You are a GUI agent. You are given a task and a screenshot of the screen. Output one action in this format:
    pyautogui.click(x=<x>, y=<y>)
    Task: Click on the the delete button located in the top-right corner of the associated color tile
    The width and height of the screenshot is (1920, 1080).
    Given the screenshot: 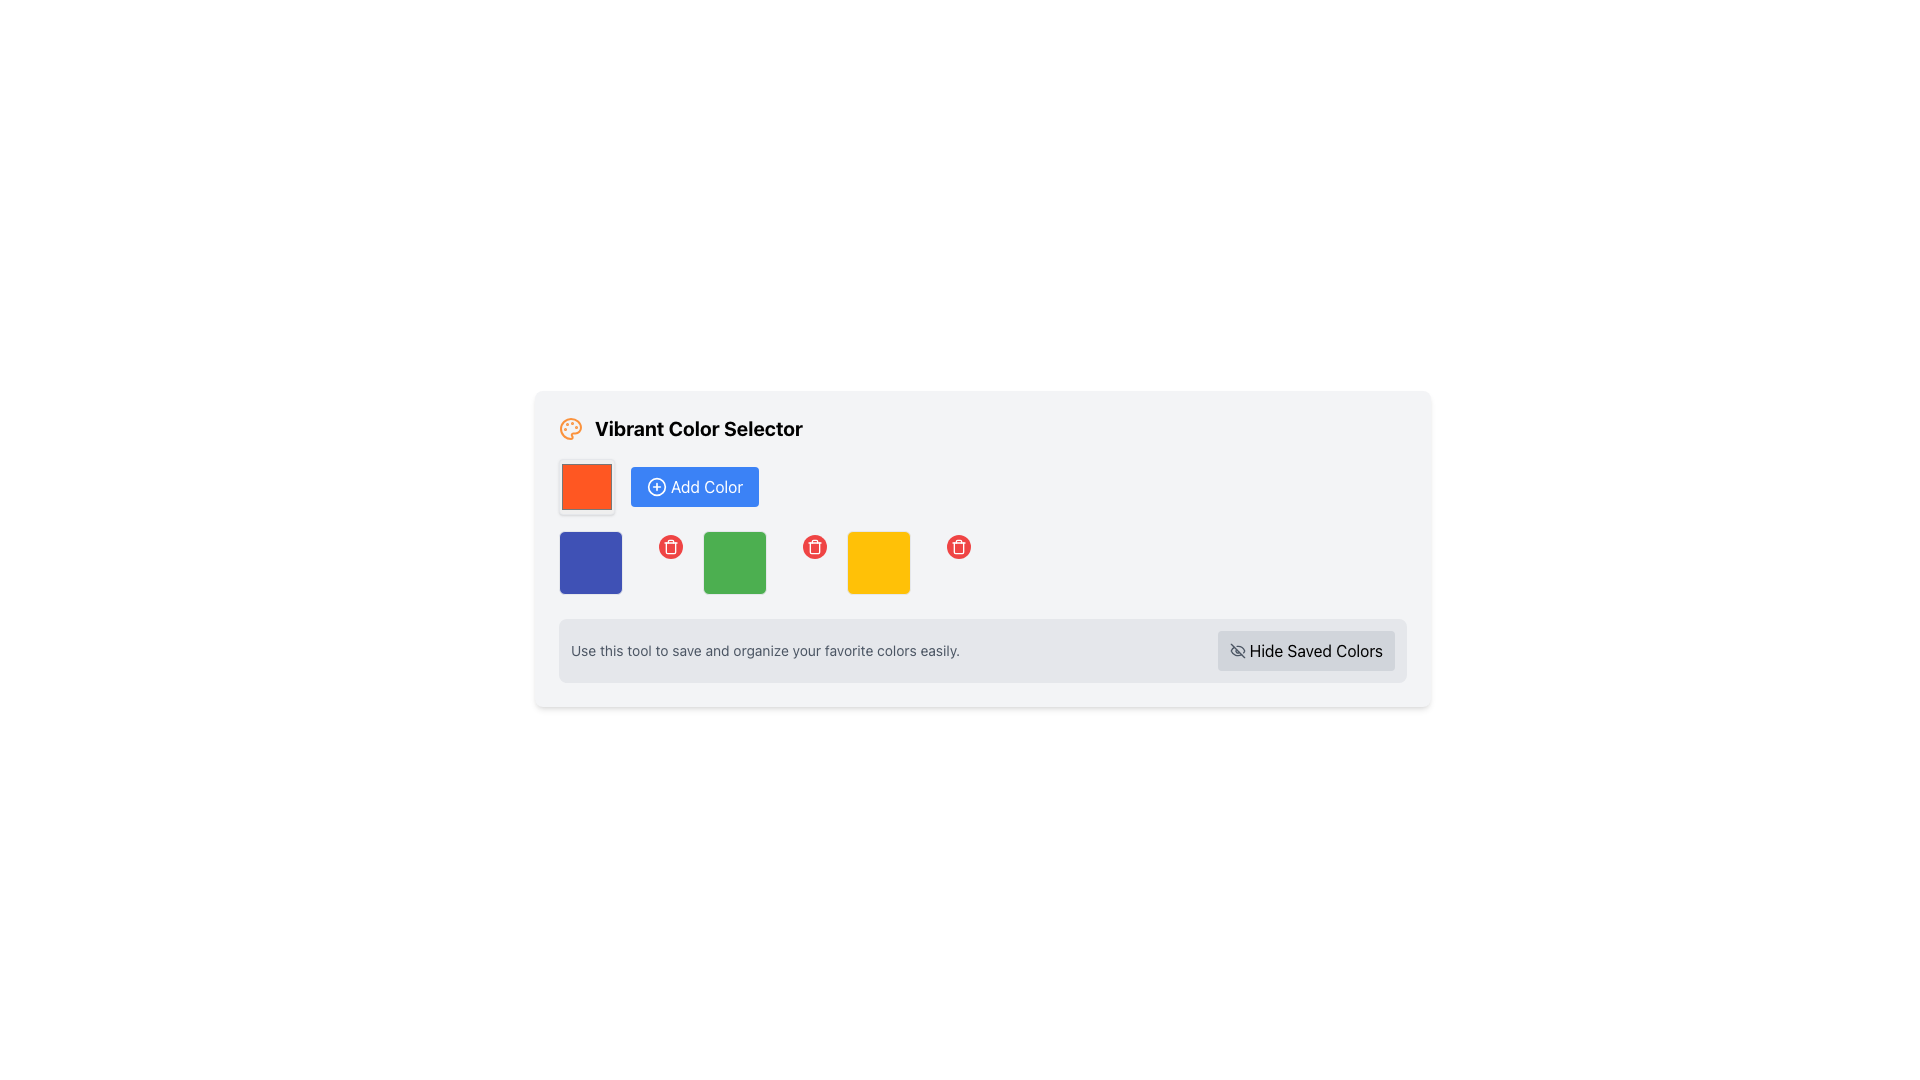 What is the action you would take?
    pyautogui.click(x=958, y=547)
    